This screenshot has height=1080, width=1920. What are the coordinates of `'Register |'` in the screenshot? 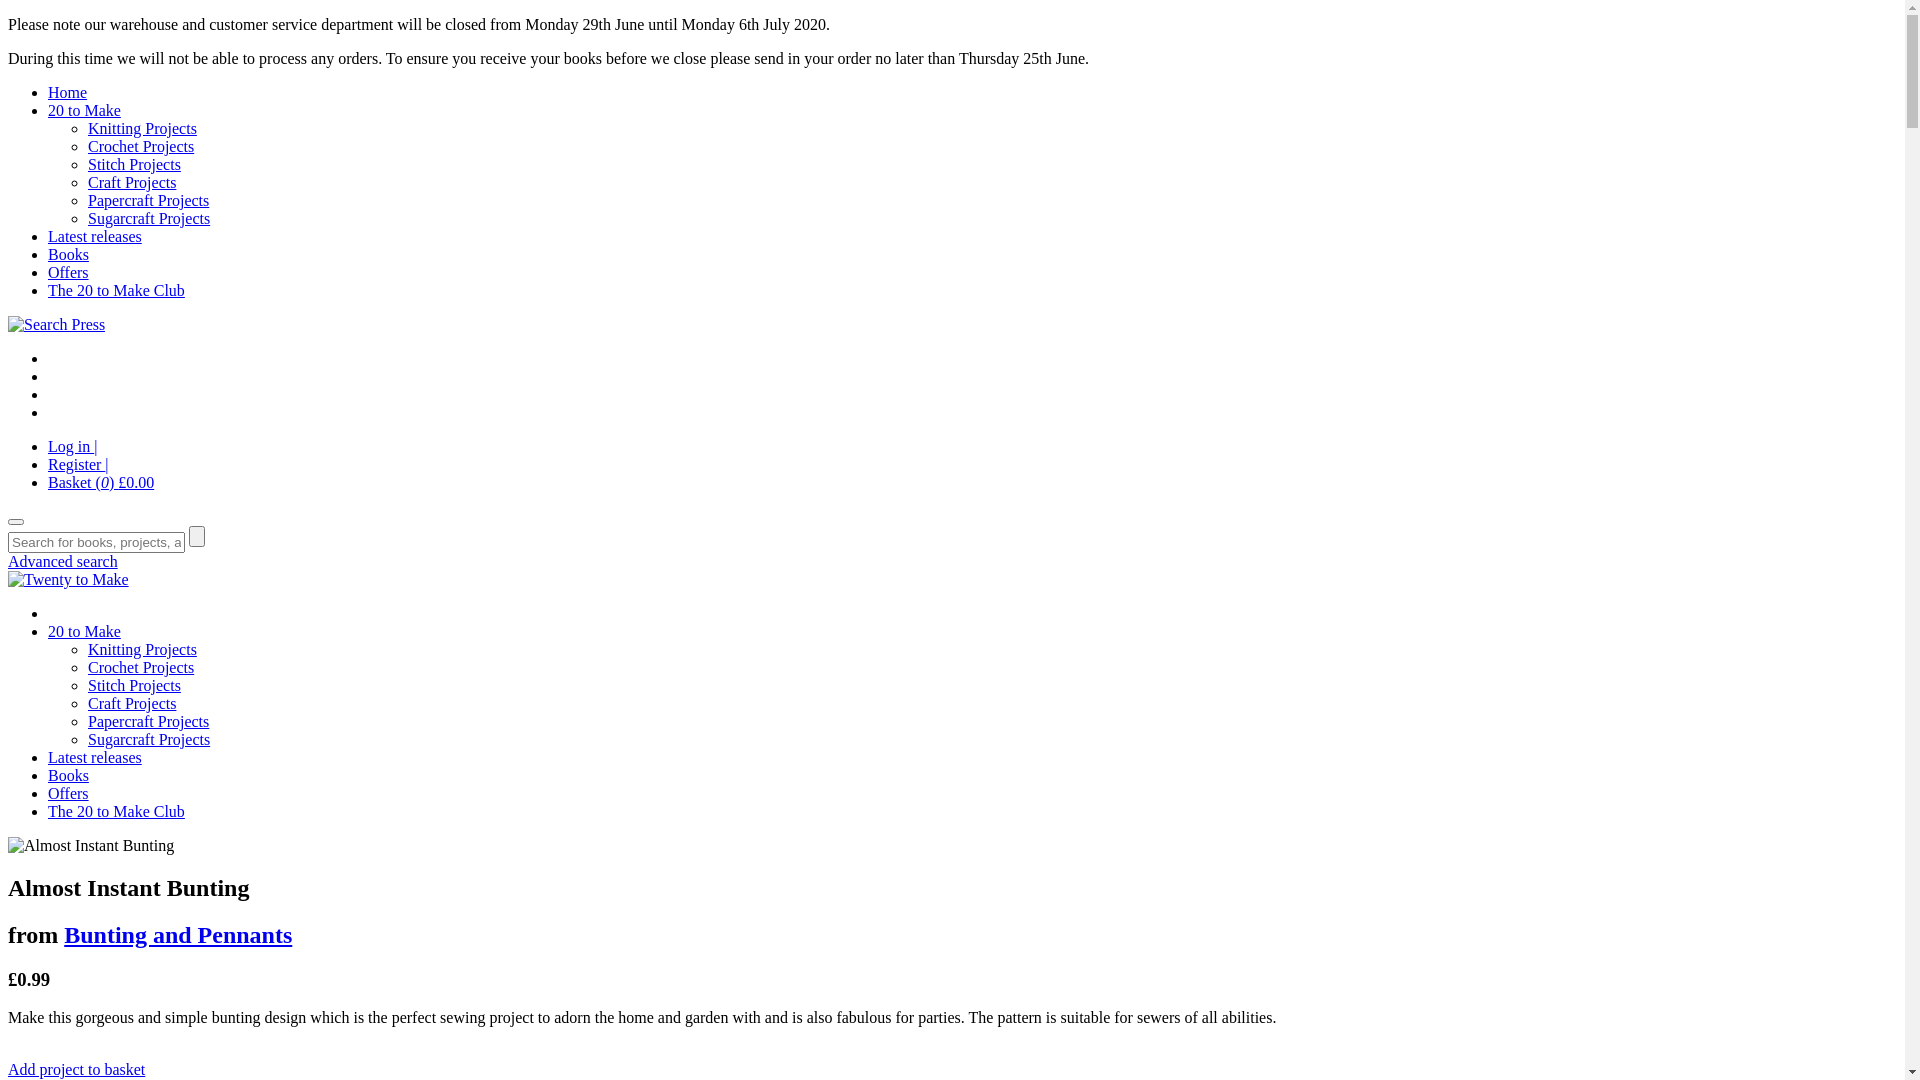 It's located at (78, 464).